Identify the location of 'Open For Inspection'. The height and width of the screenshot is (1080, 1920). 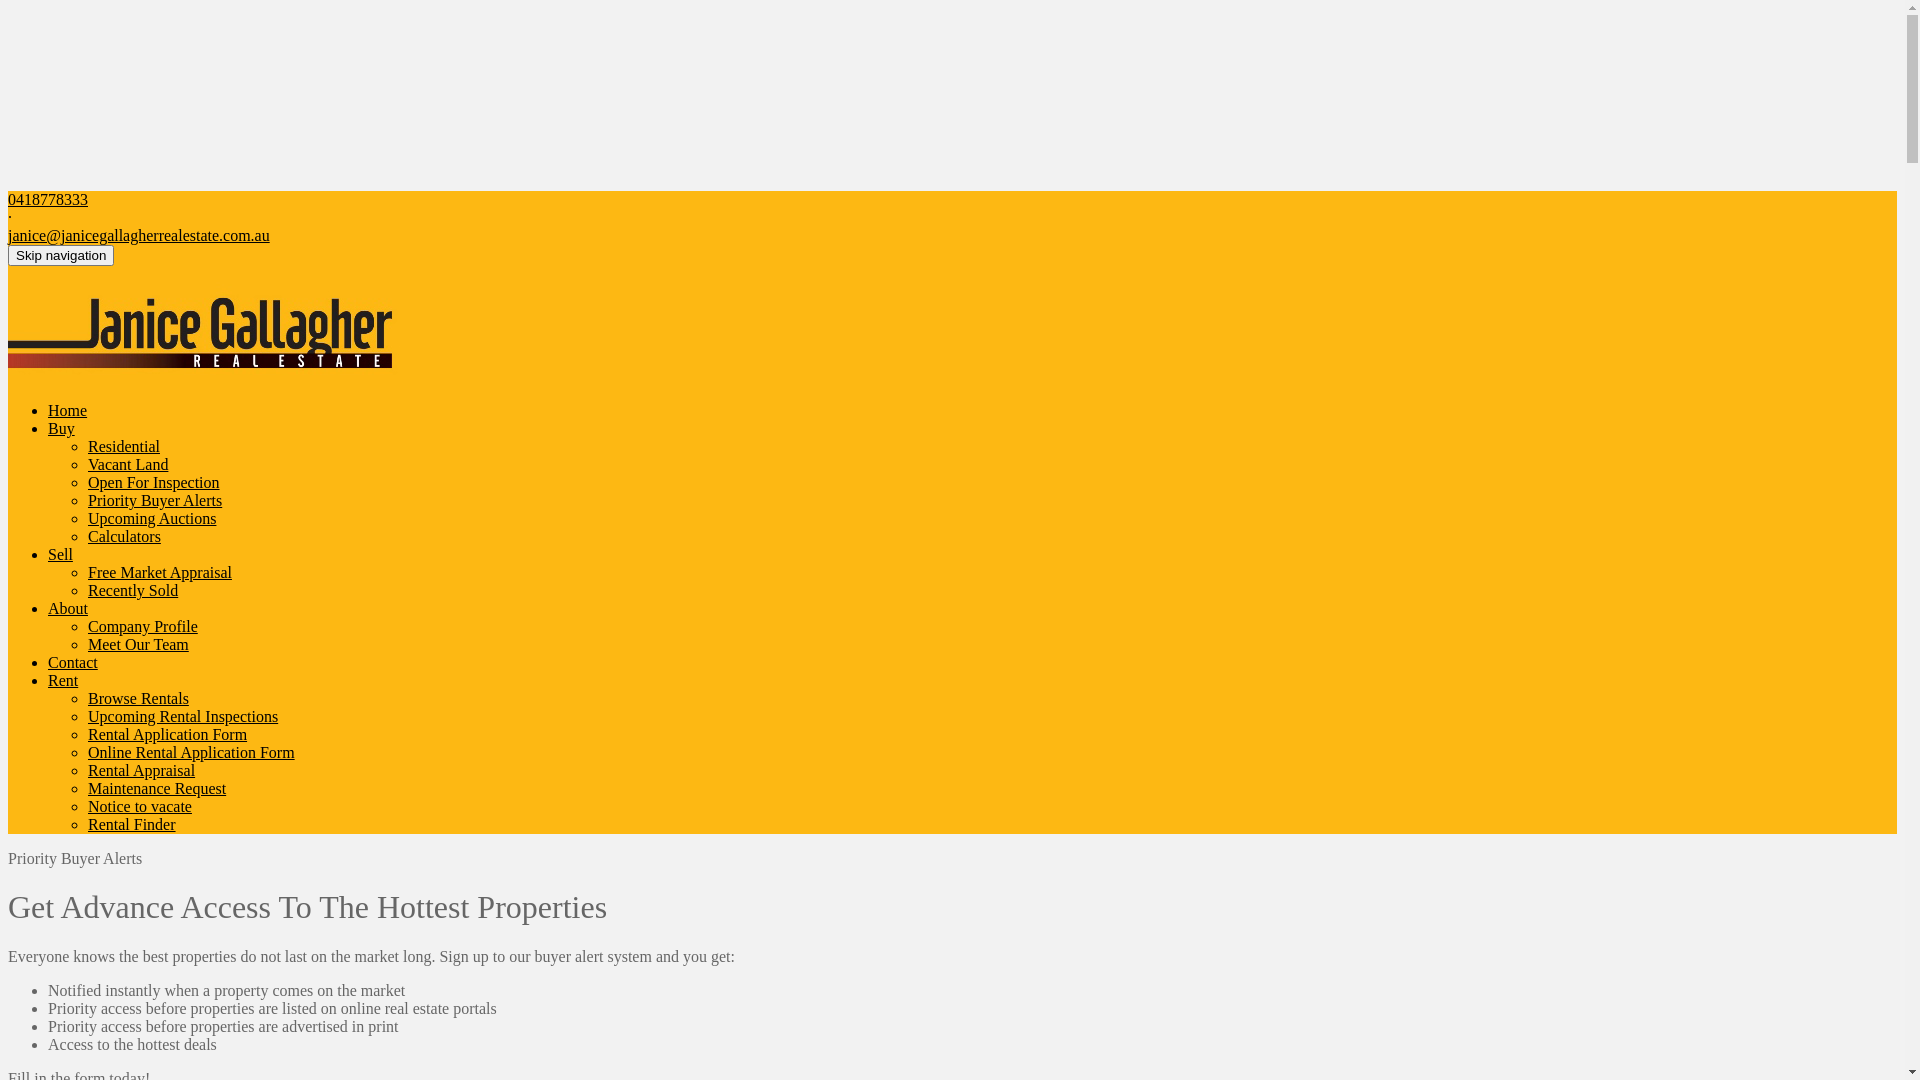
(152, 482).